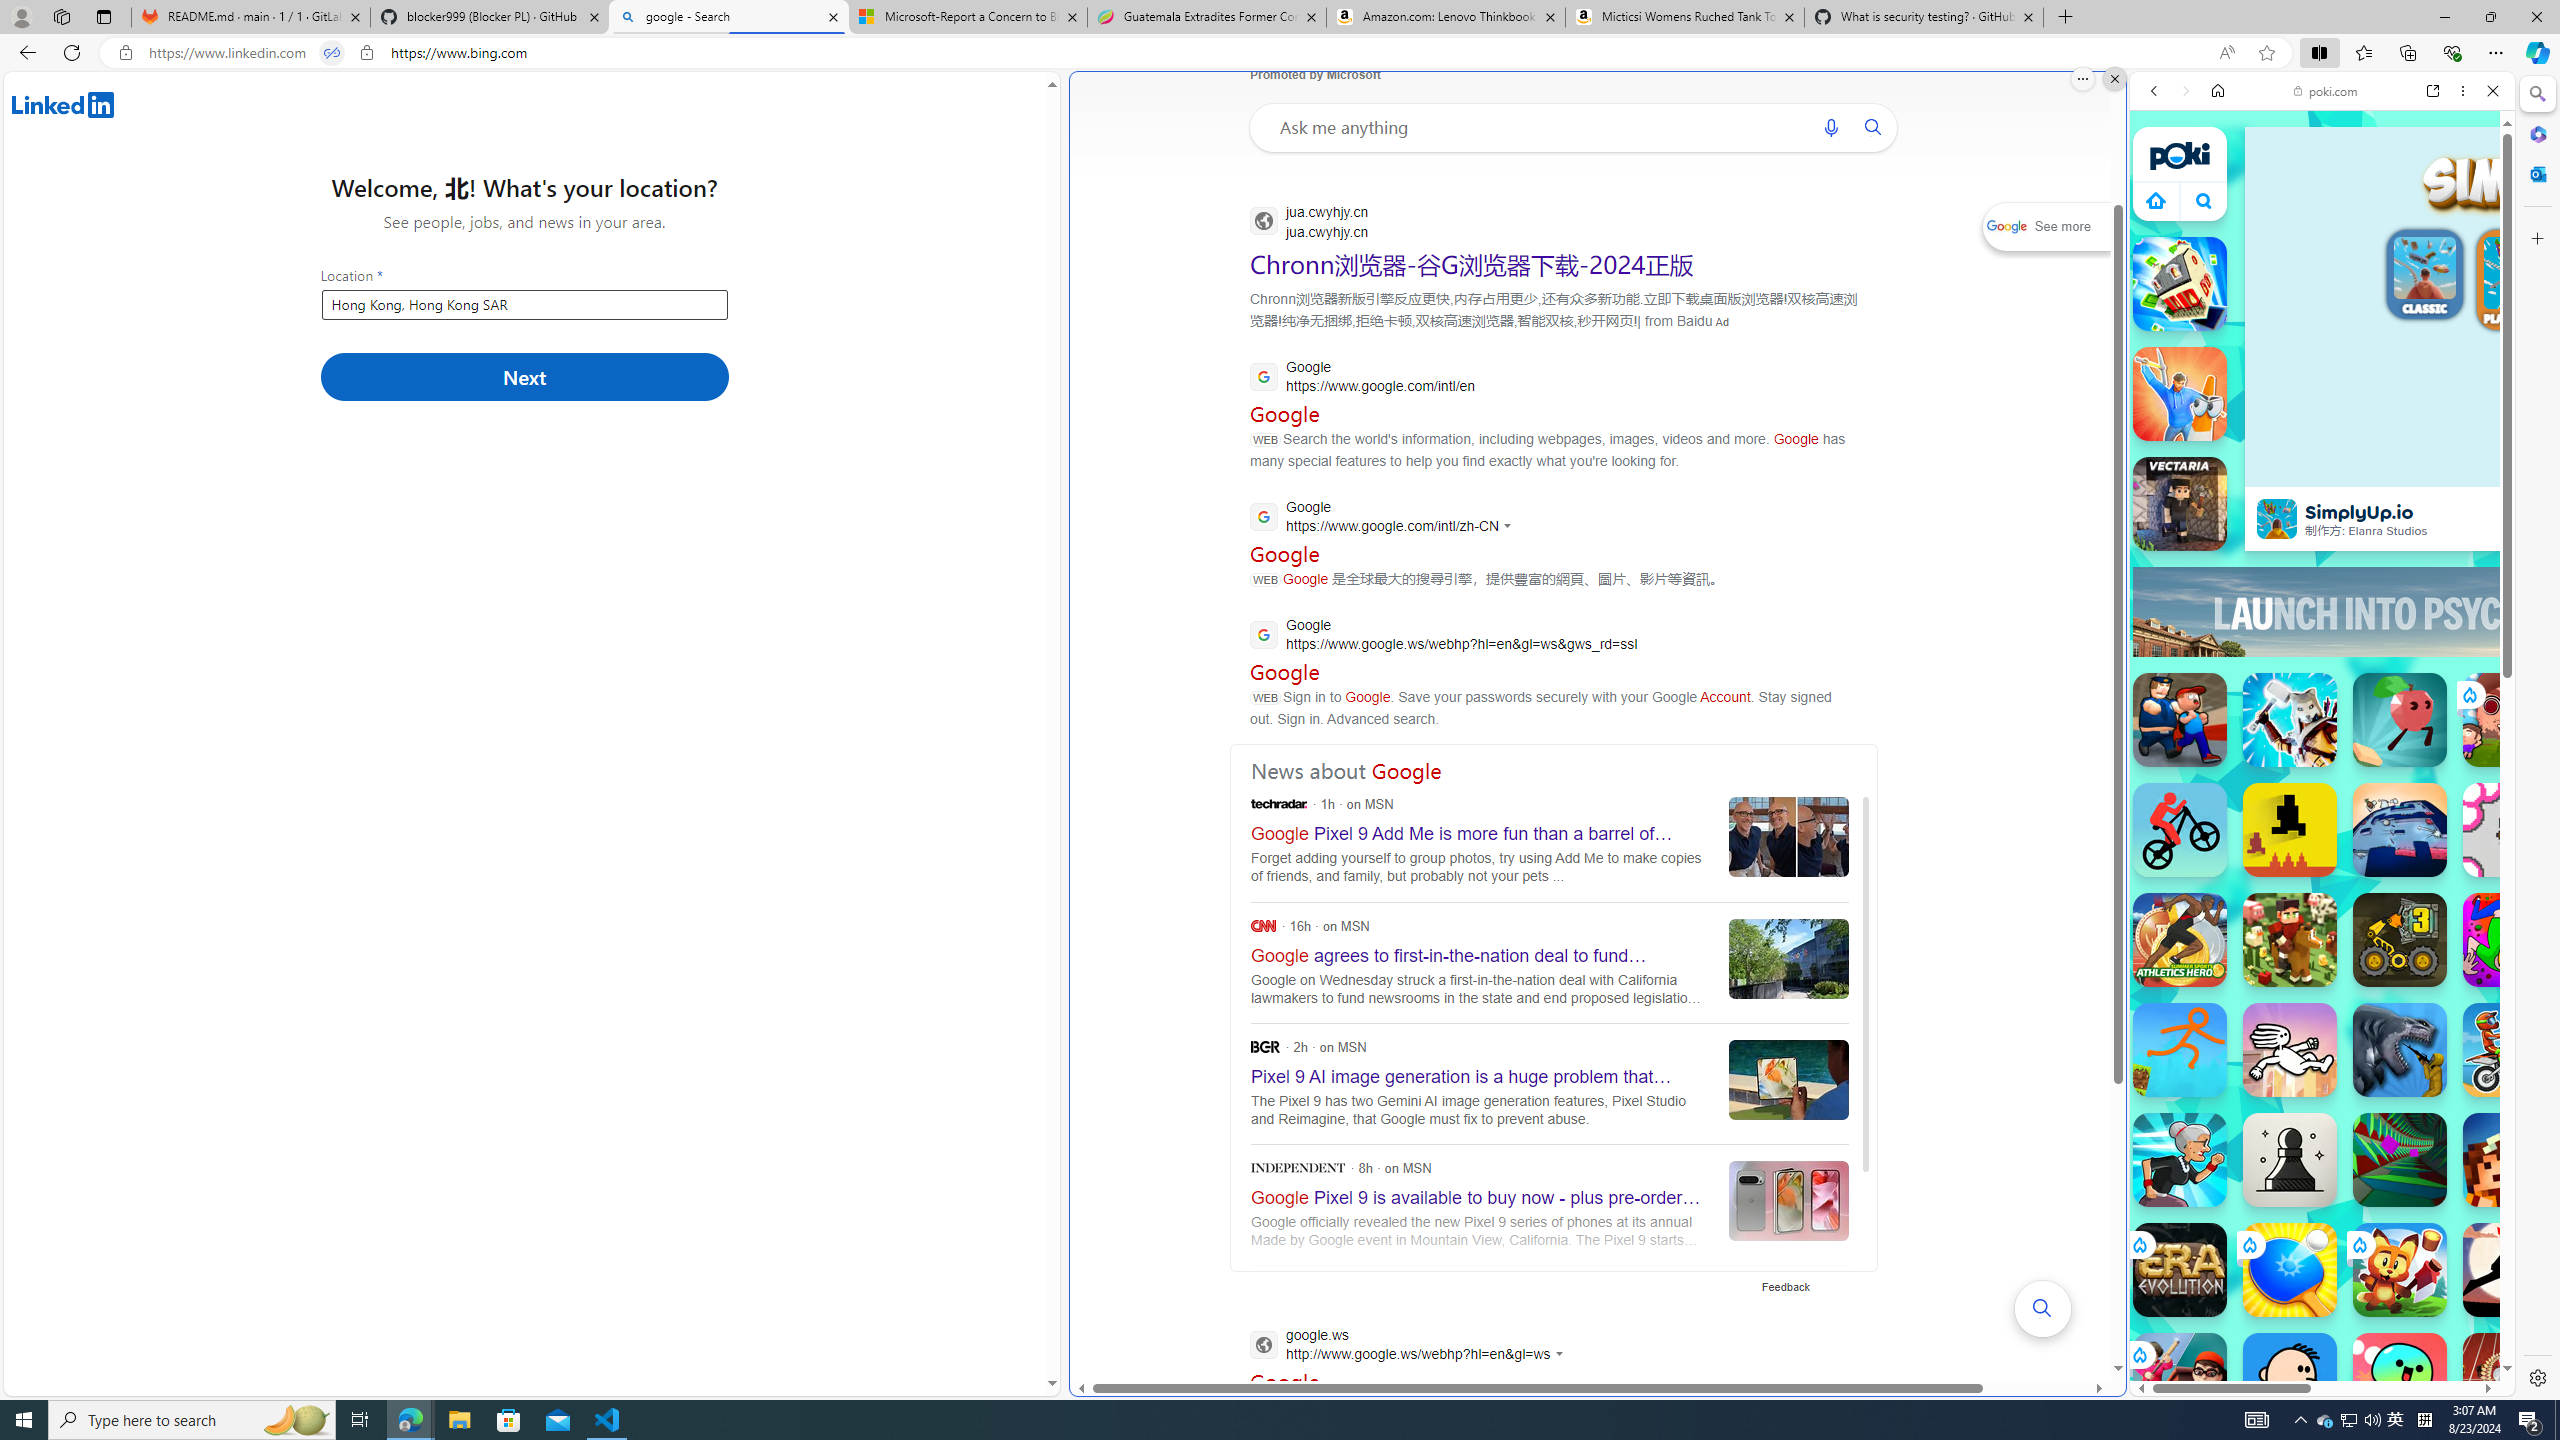 The image size is (2560, 1440). Describe the element at coordinates (2510, 938) in the screenshot. I see `'JollyWorld JollyWorld'` at that location.